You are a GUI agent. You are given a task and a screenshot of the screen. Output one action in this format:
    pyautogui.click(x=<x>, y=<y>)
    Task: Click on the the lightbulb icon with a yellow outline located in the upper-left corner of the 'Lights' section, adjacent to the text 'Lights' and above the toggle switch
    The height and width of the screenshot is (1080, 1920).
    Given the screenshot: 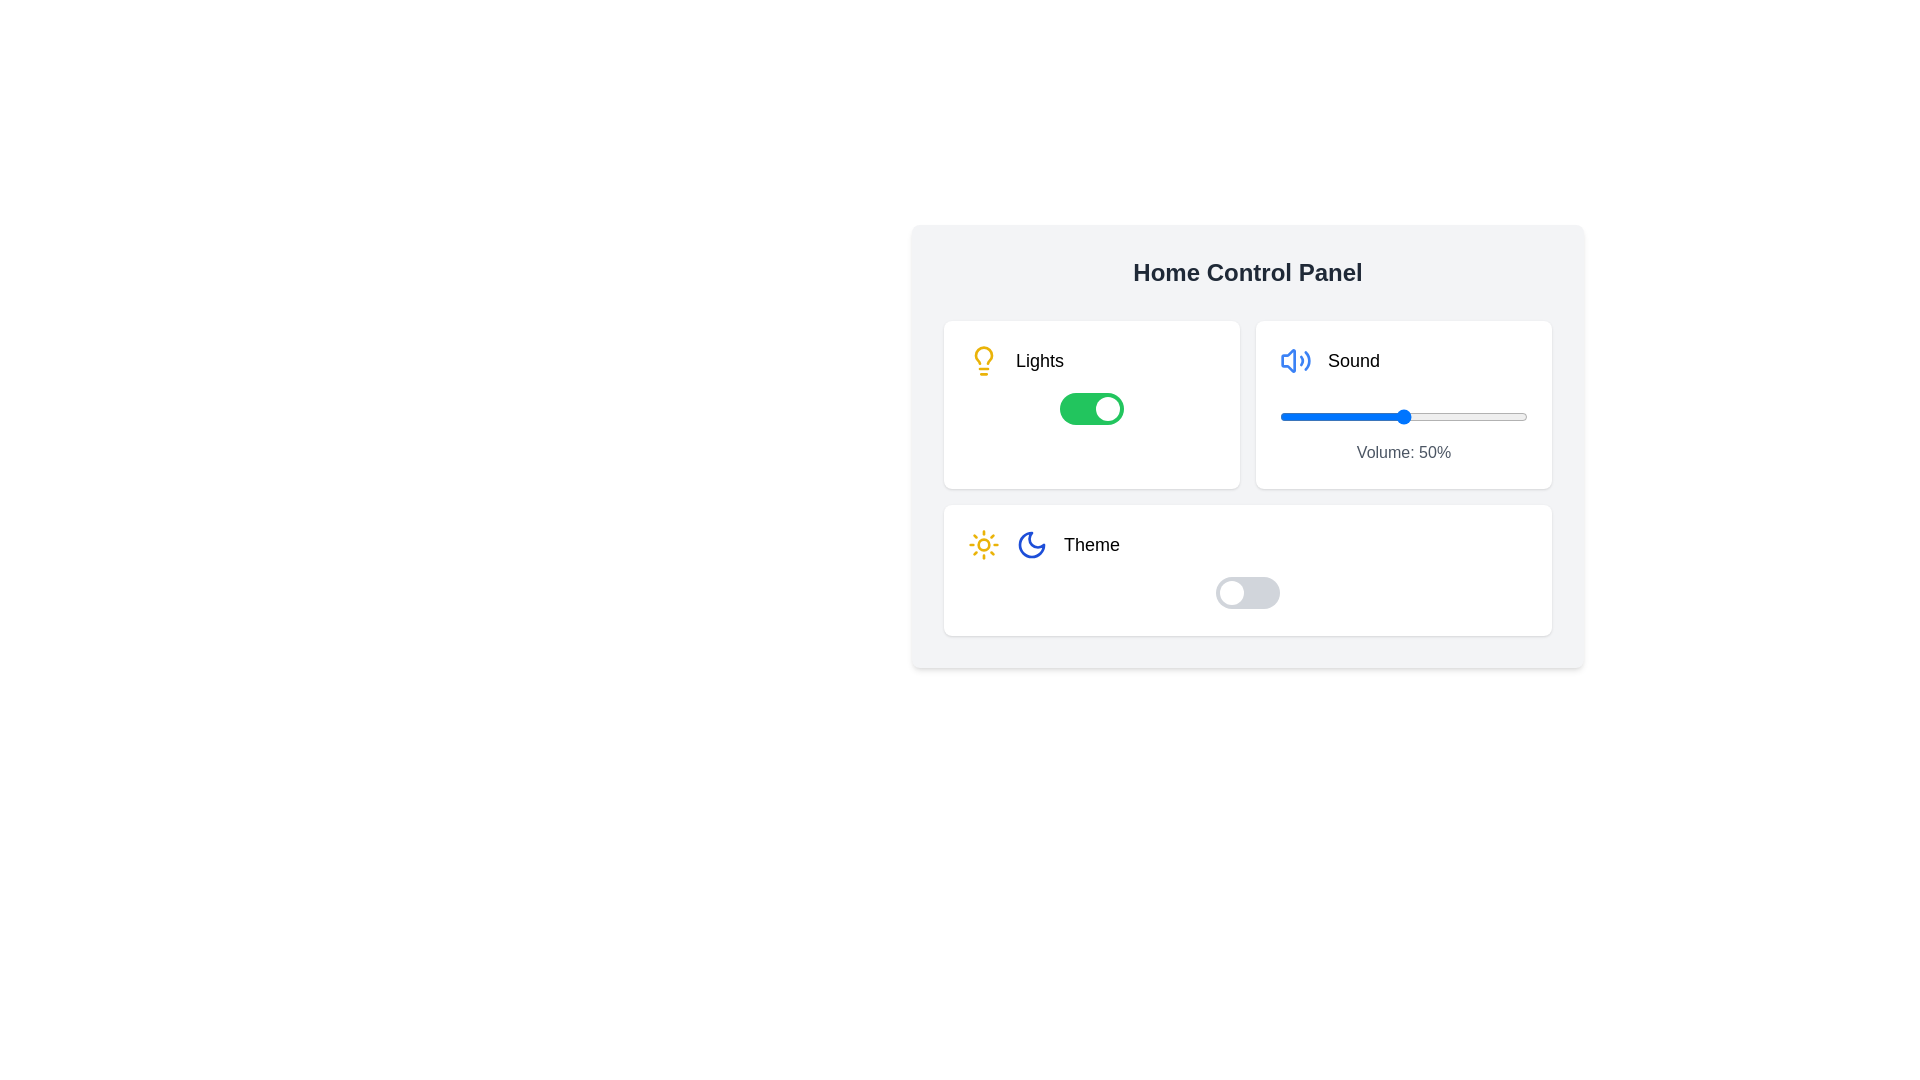 What is the action you would take?
    pyautogui.click(x=983, y=361)
    